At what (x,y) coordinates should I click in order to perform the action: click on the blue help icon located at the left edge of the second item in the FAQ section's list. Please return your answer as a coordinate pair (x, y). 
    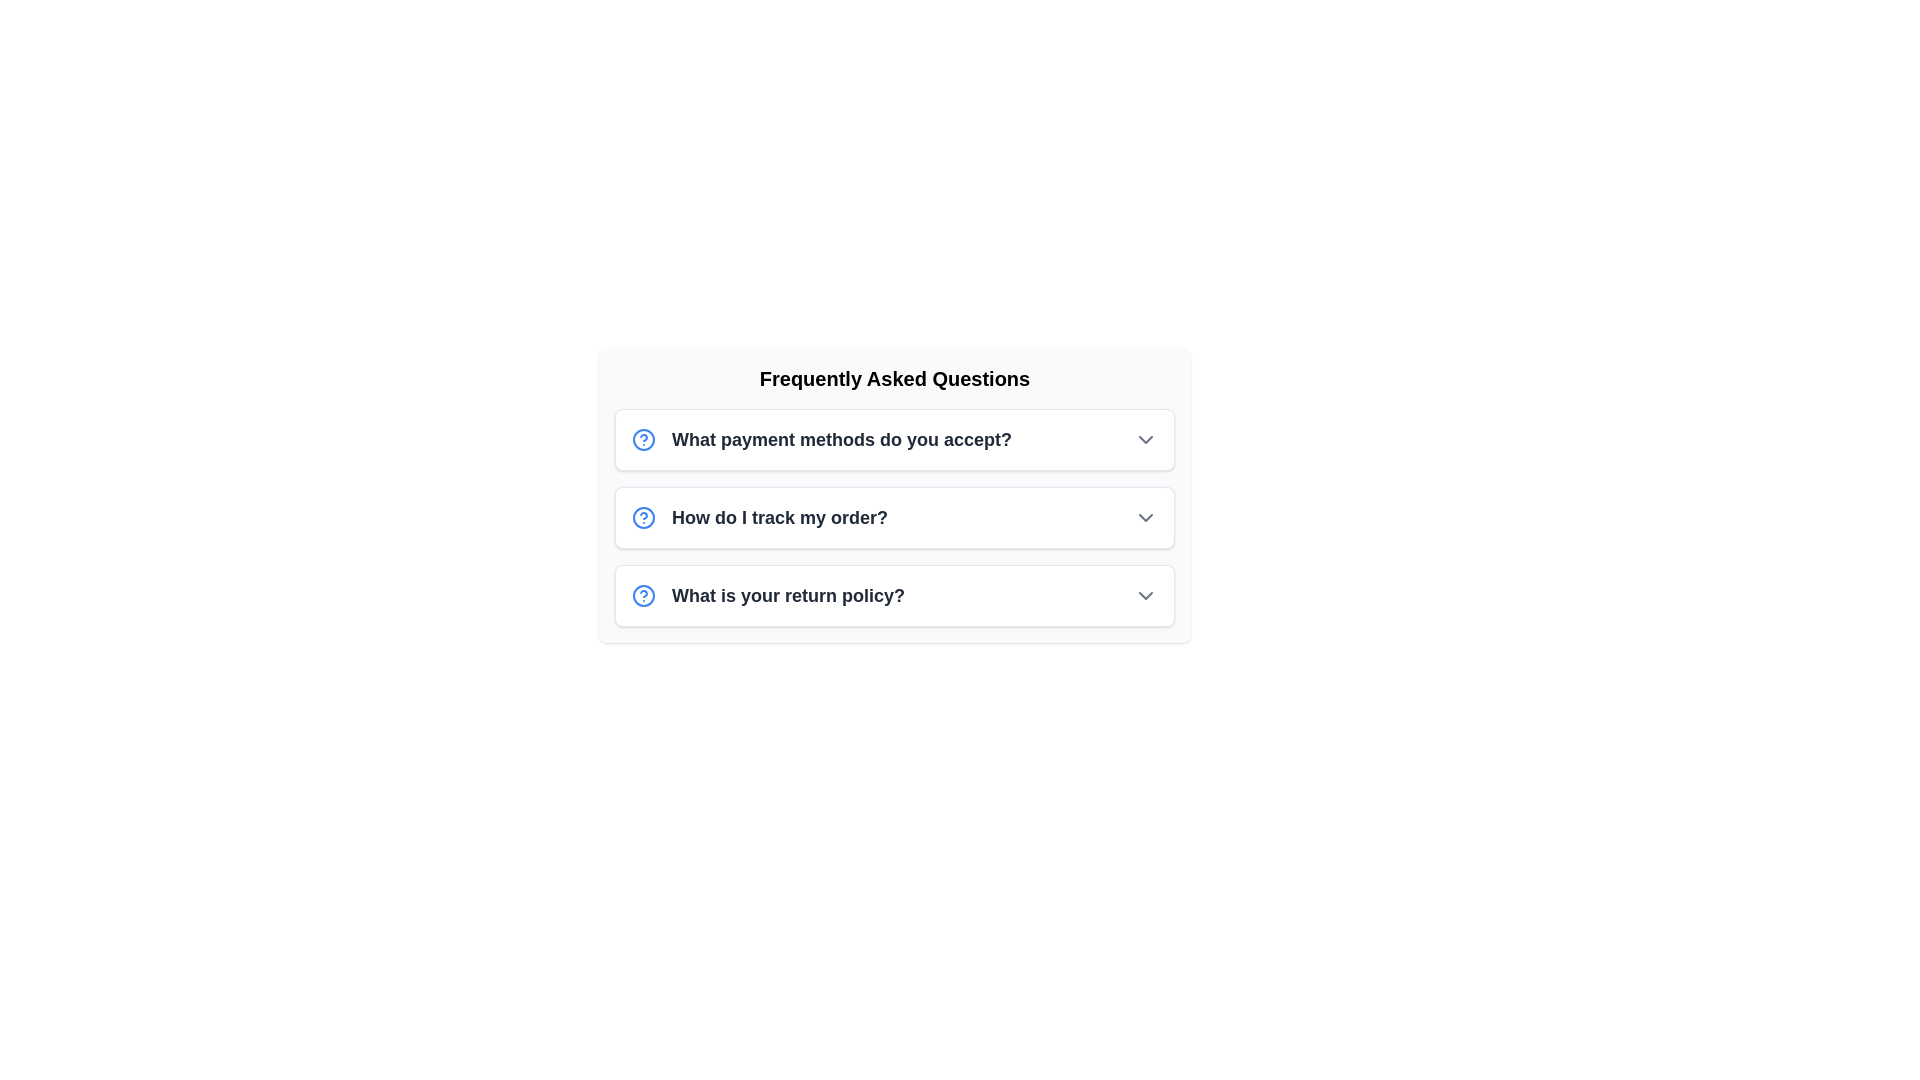
    Looking at the image, I should click on (643, 516).